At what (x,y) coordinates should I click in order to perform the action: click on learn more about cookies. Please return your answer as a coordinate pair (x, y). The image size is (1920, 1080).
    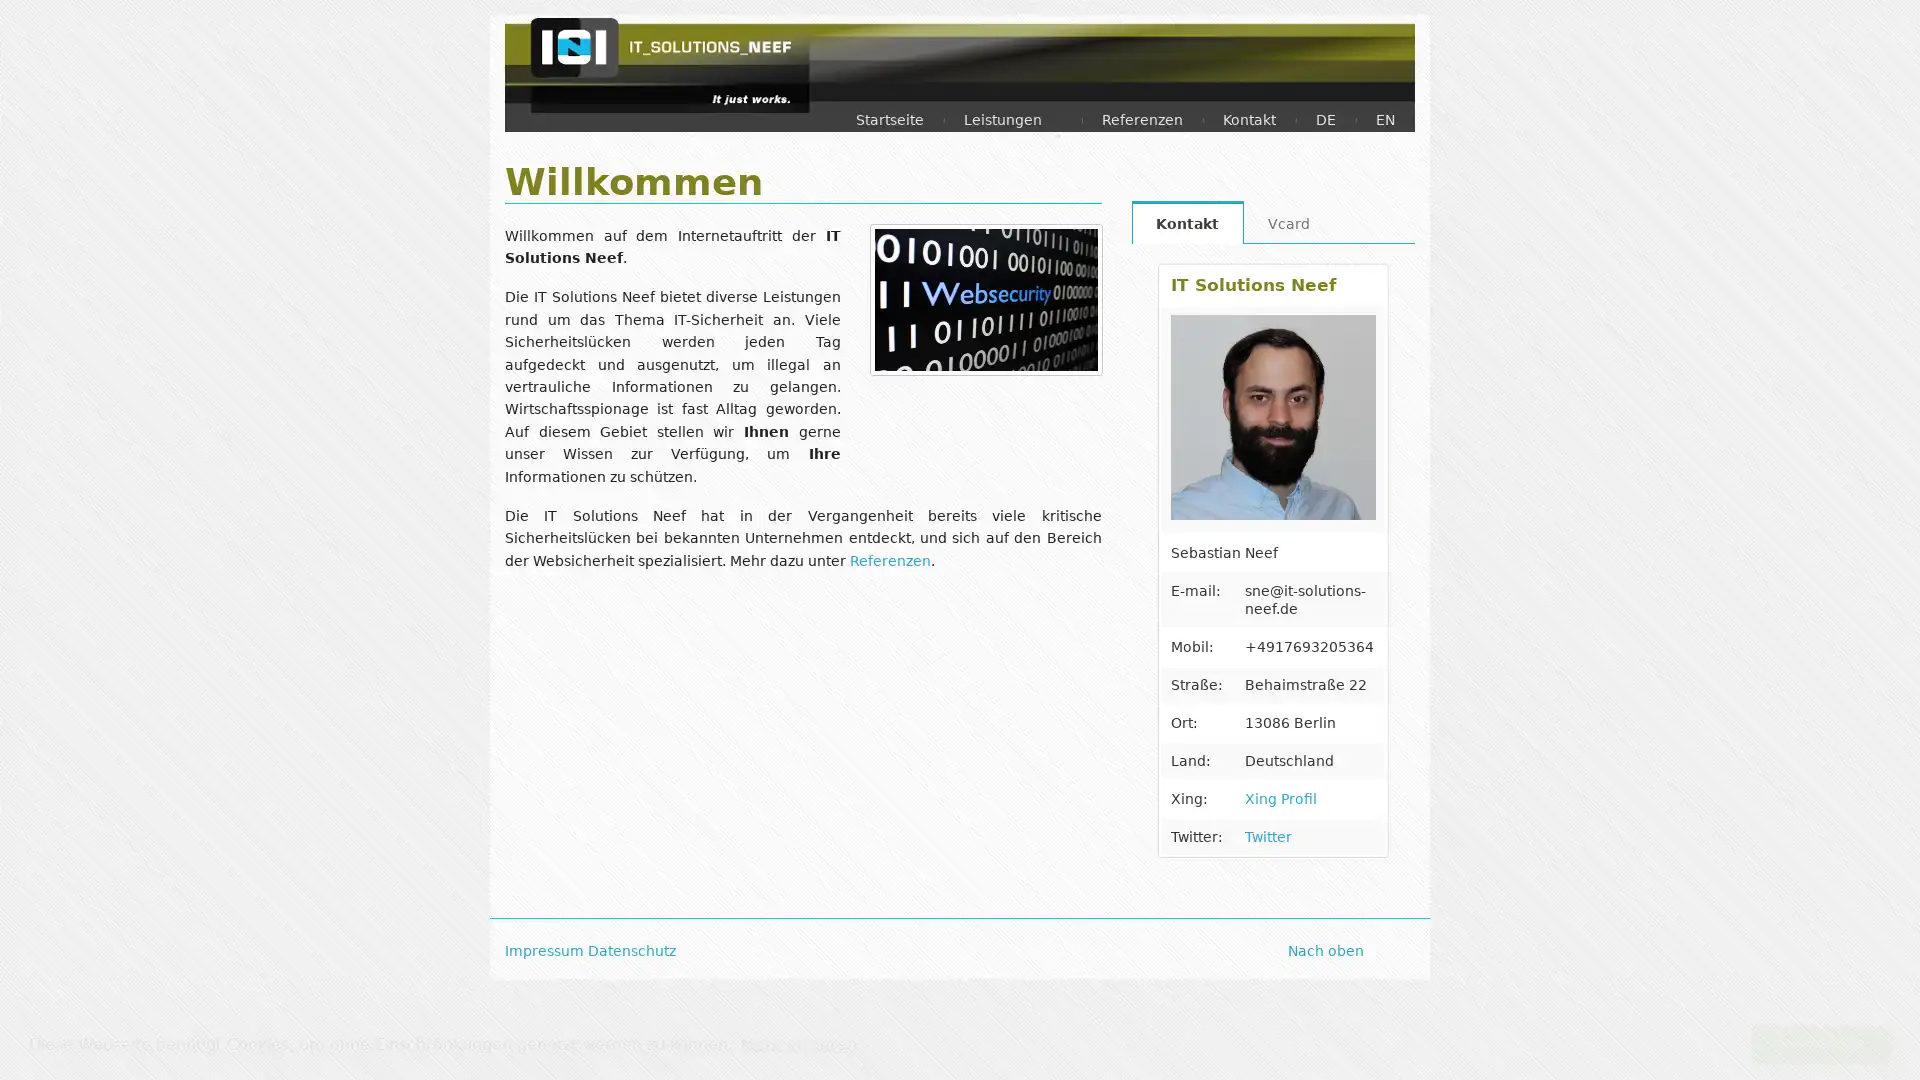
    Looking at the image, I should click on (797, 1043).